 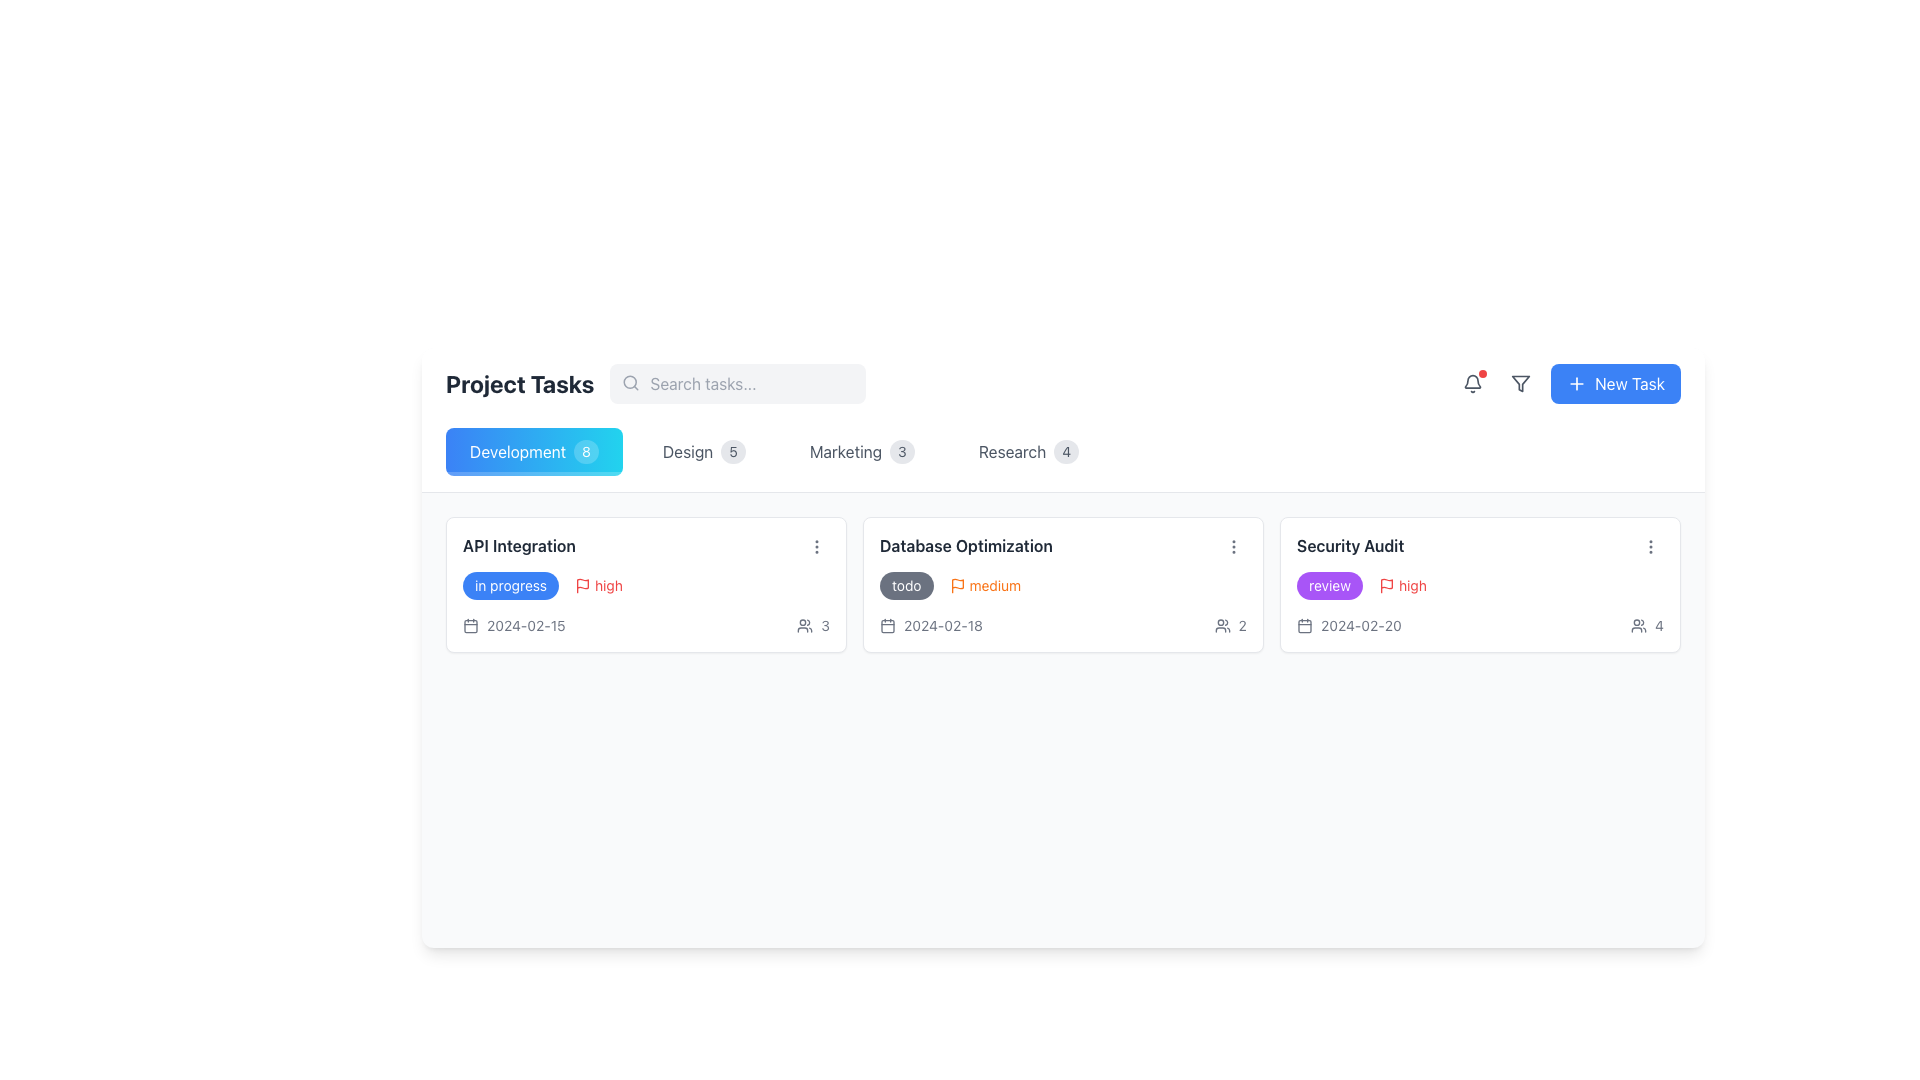 What do you see at coordinates (862, 451) in the screenshot?
I see `the 'Marketing' button, which is the third button from the left in a group of four buttons labeled 'Development', 'Design', 'Marketing', and 'Research'` at bounding box center [862, 451].